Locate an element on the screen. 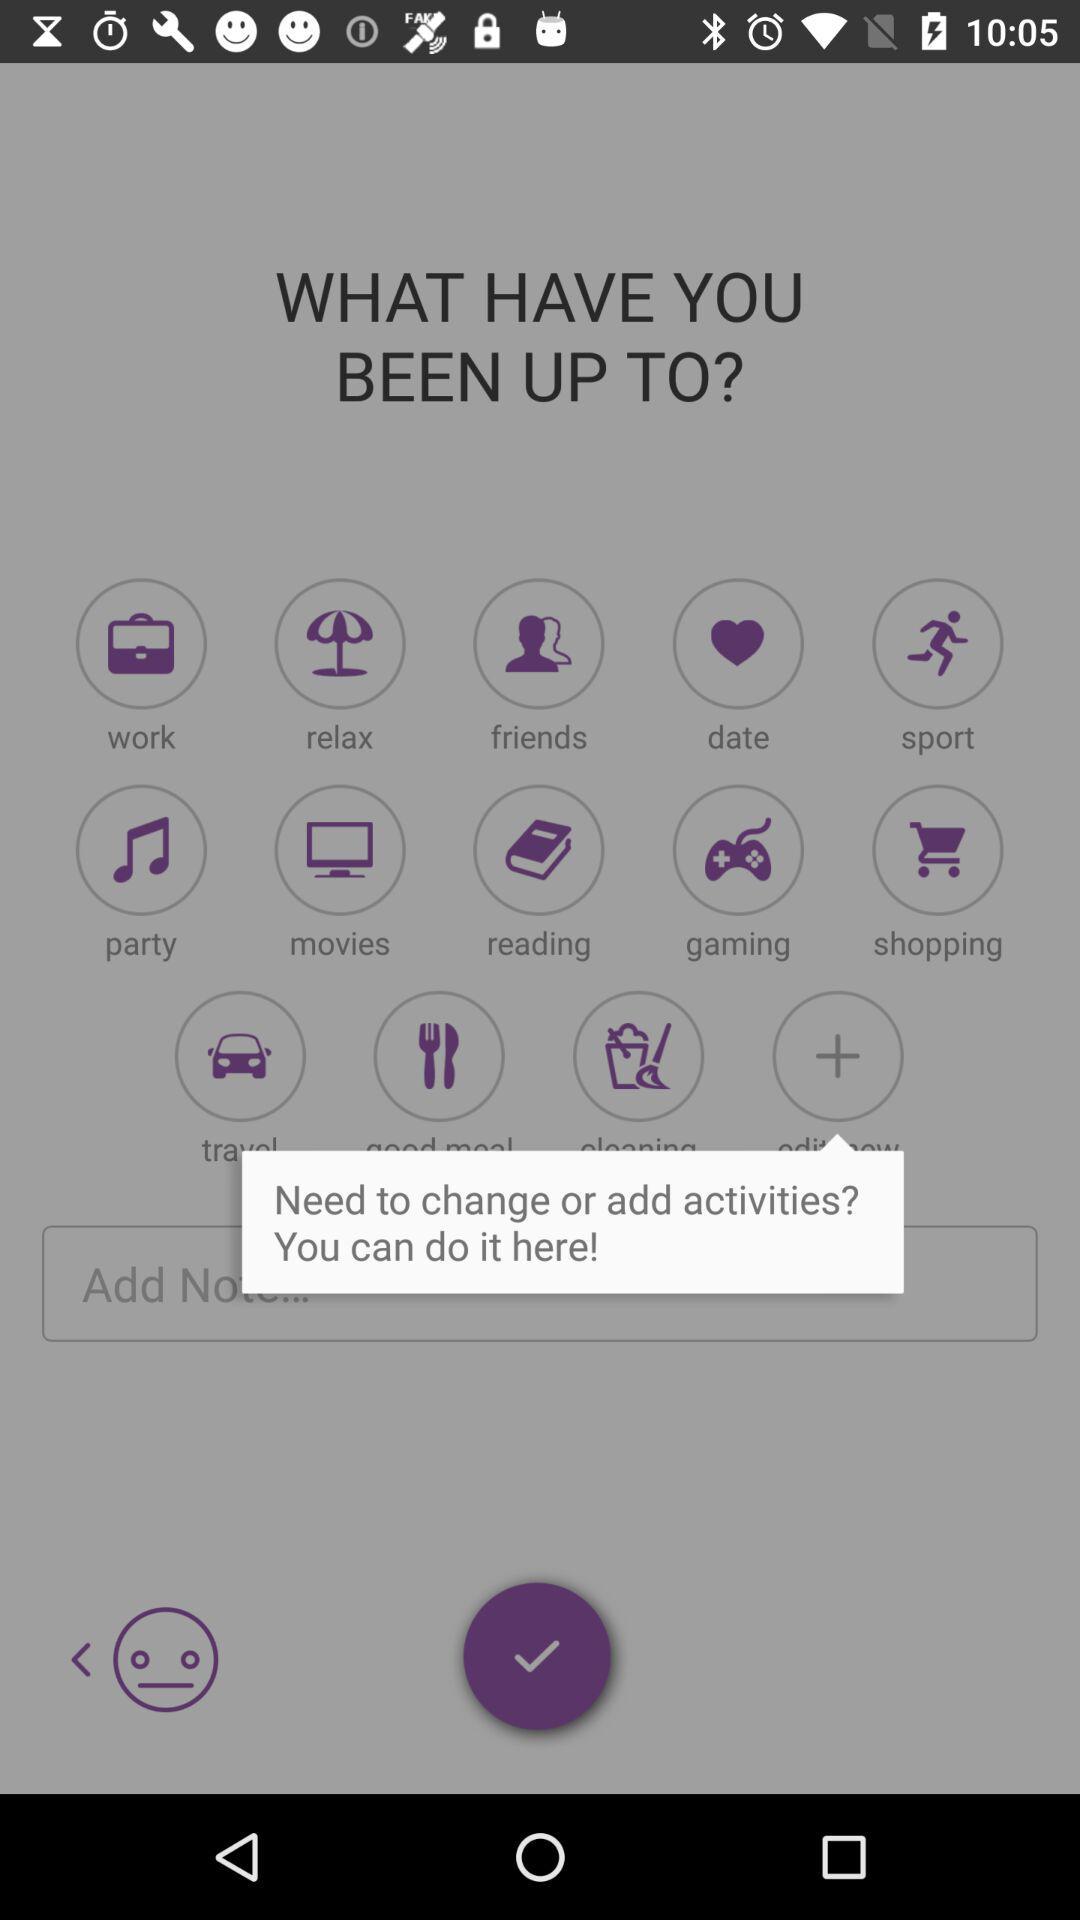 Image resolution: width=1080 pixels, height=1920 pixels. travel options is located at coordinates (239, 1055).